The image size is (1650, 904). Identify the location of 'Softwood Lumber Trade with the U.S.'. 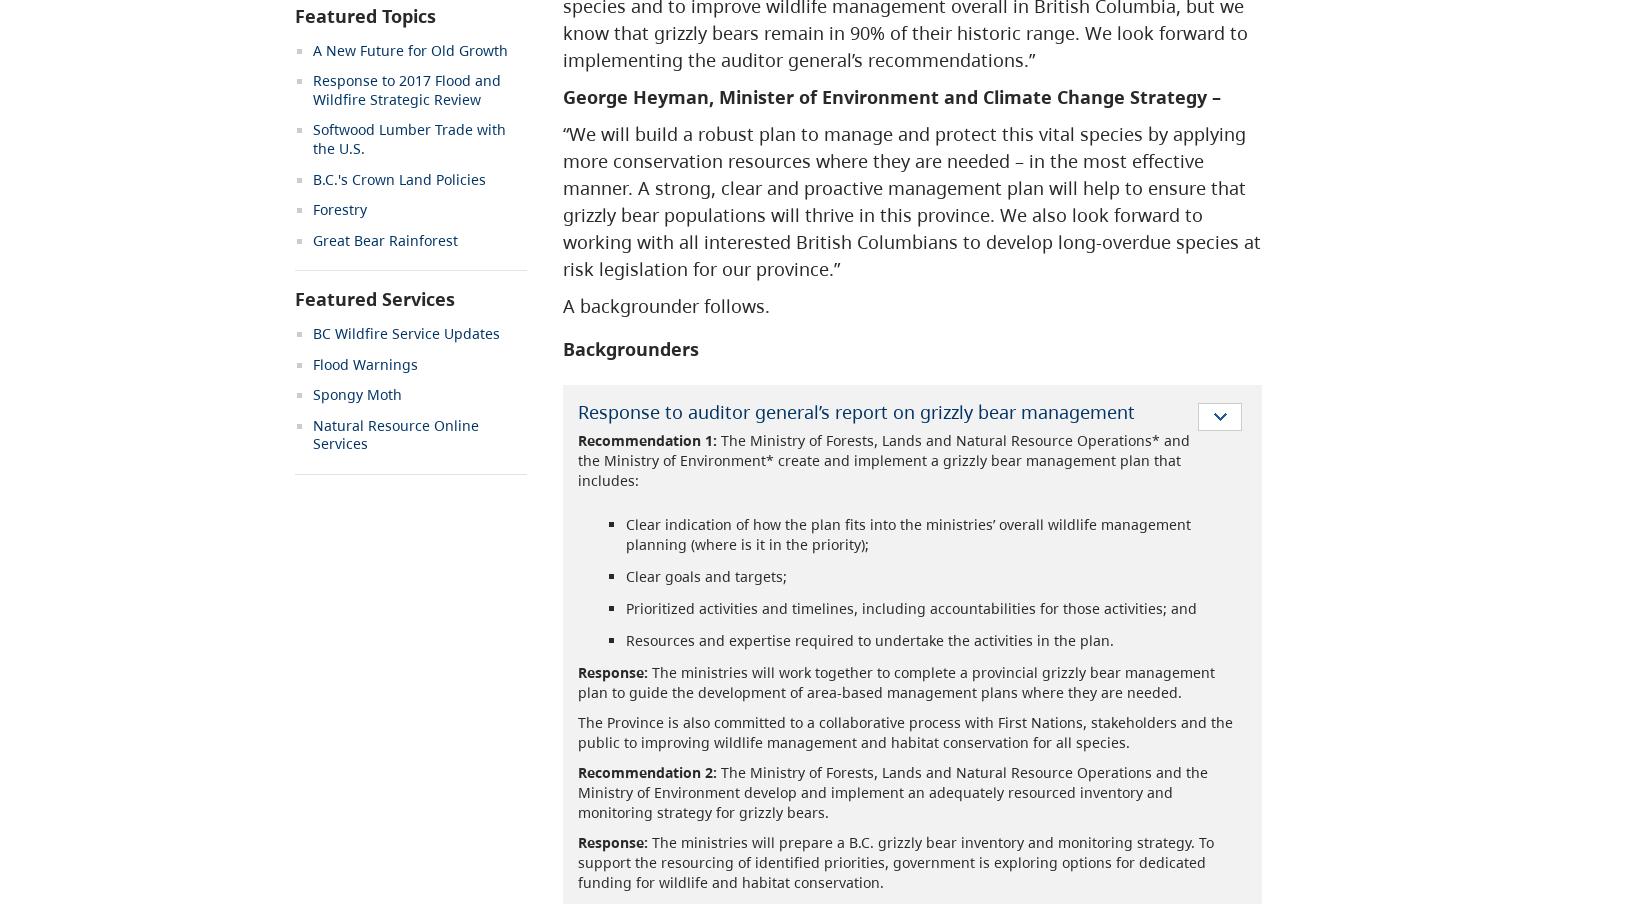
(409, 137).